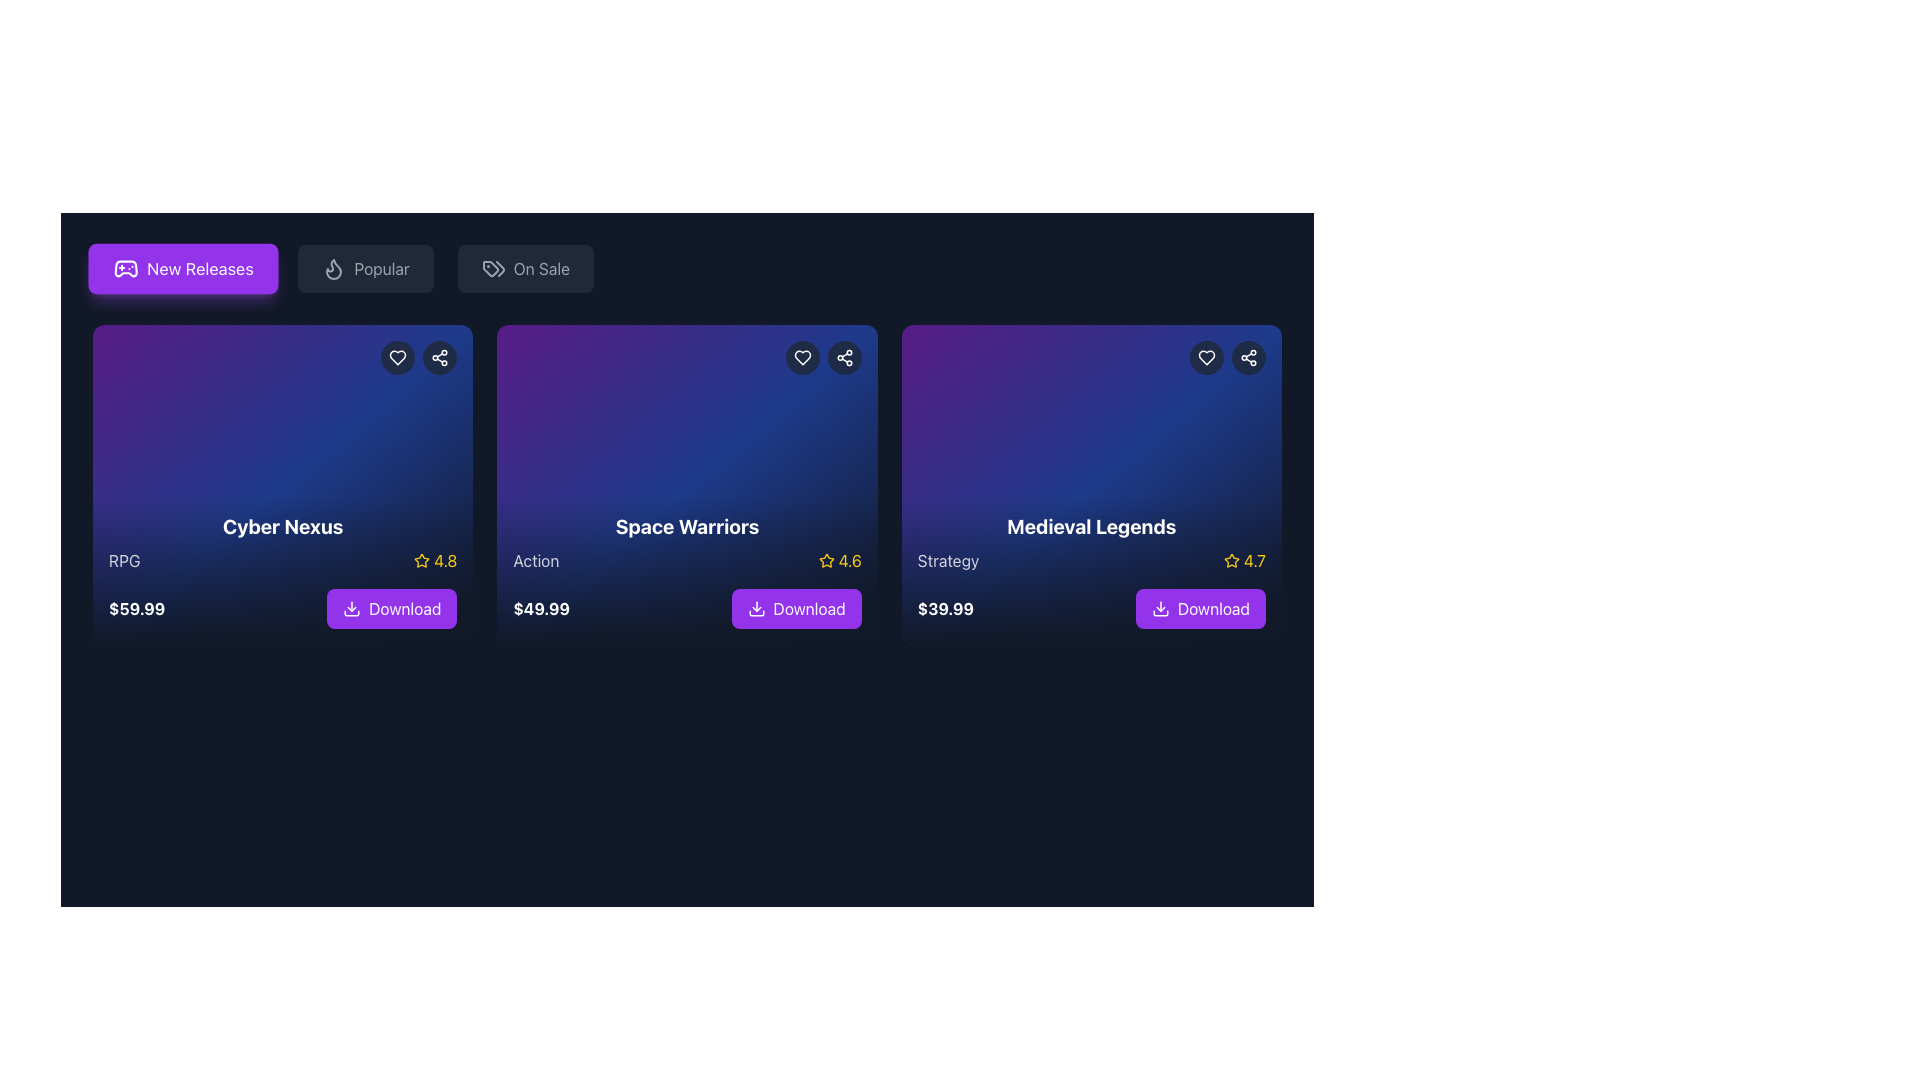 This screenshot has height=1080, width=1920. Describe the element at coordinates (1090, 526) in the screenshot. I see `the prominent bold white text displaying 'Medieval Legends' located at the top of its card, which is the third card in a series of horizontally aligned cards` at that location.